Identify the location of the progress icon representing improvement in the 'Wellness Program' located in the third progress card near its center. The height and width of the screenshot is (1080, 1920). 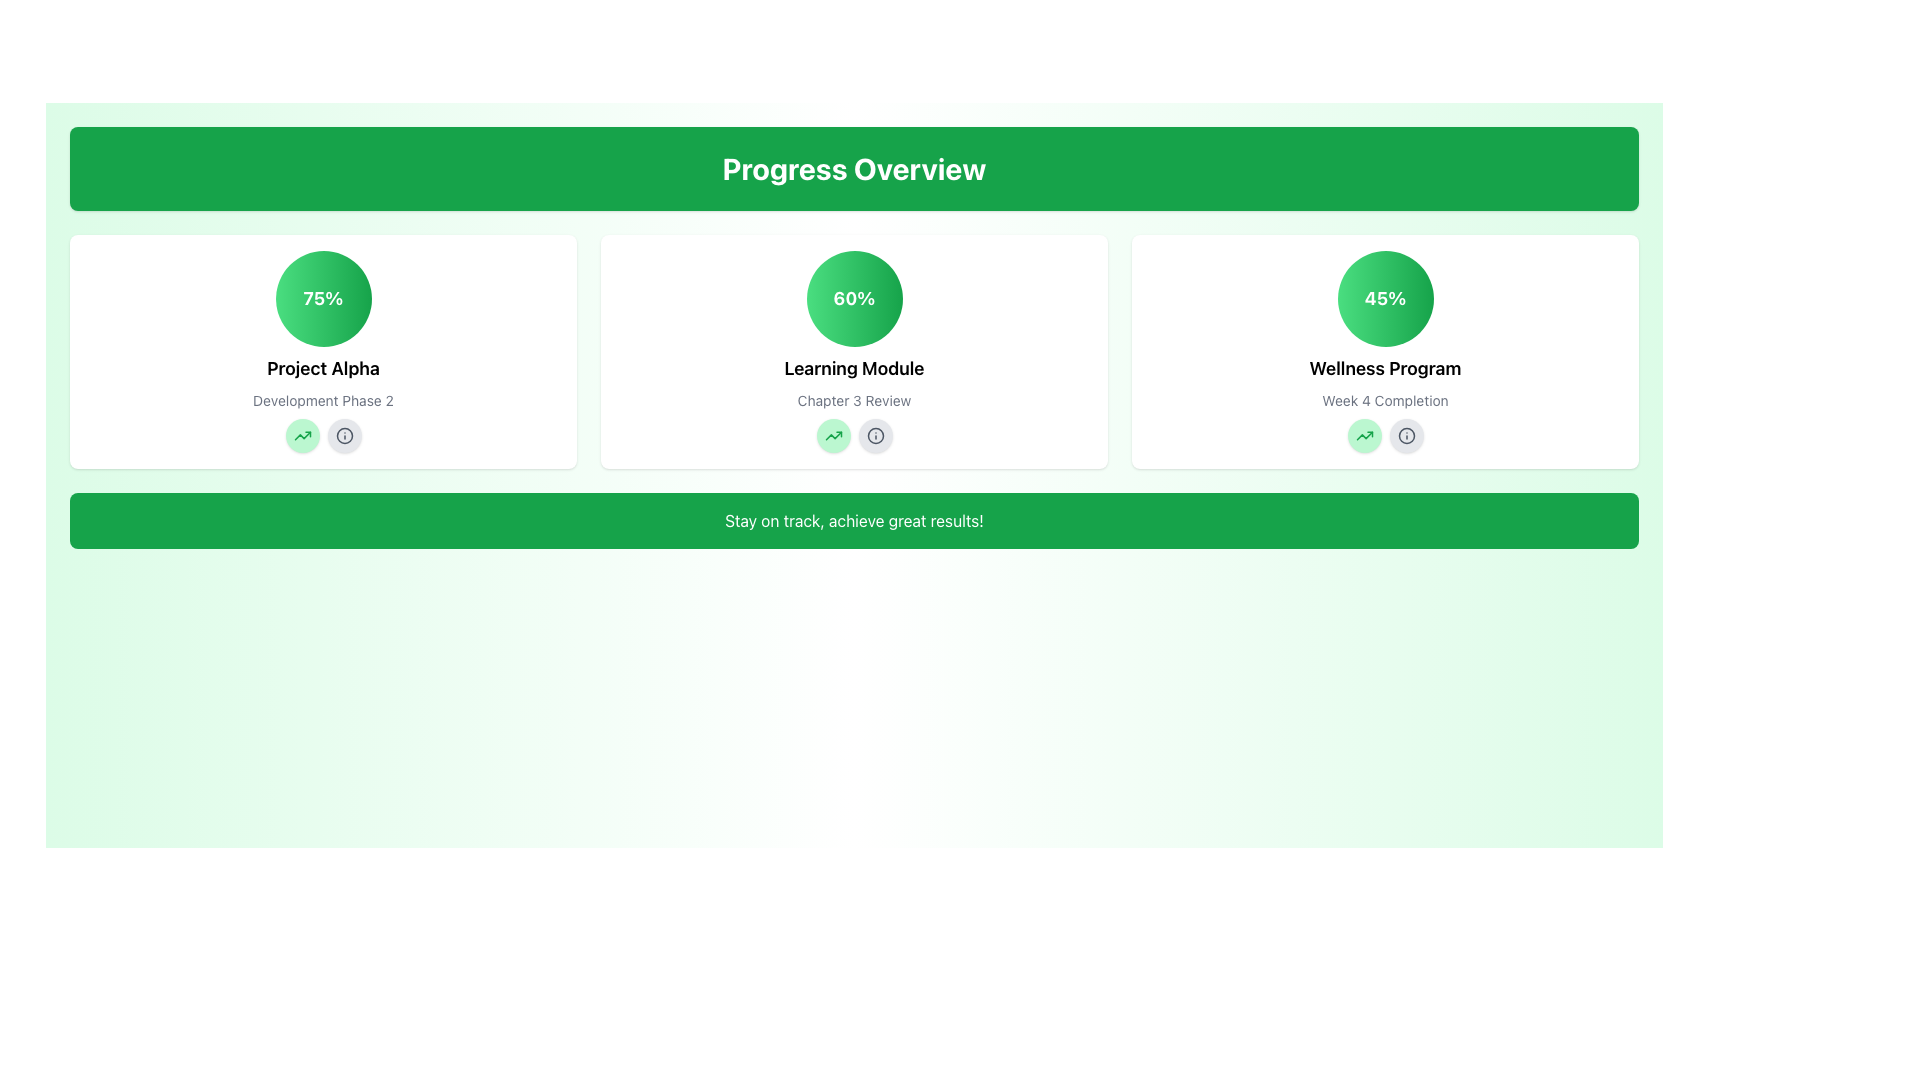
(1363, 434).